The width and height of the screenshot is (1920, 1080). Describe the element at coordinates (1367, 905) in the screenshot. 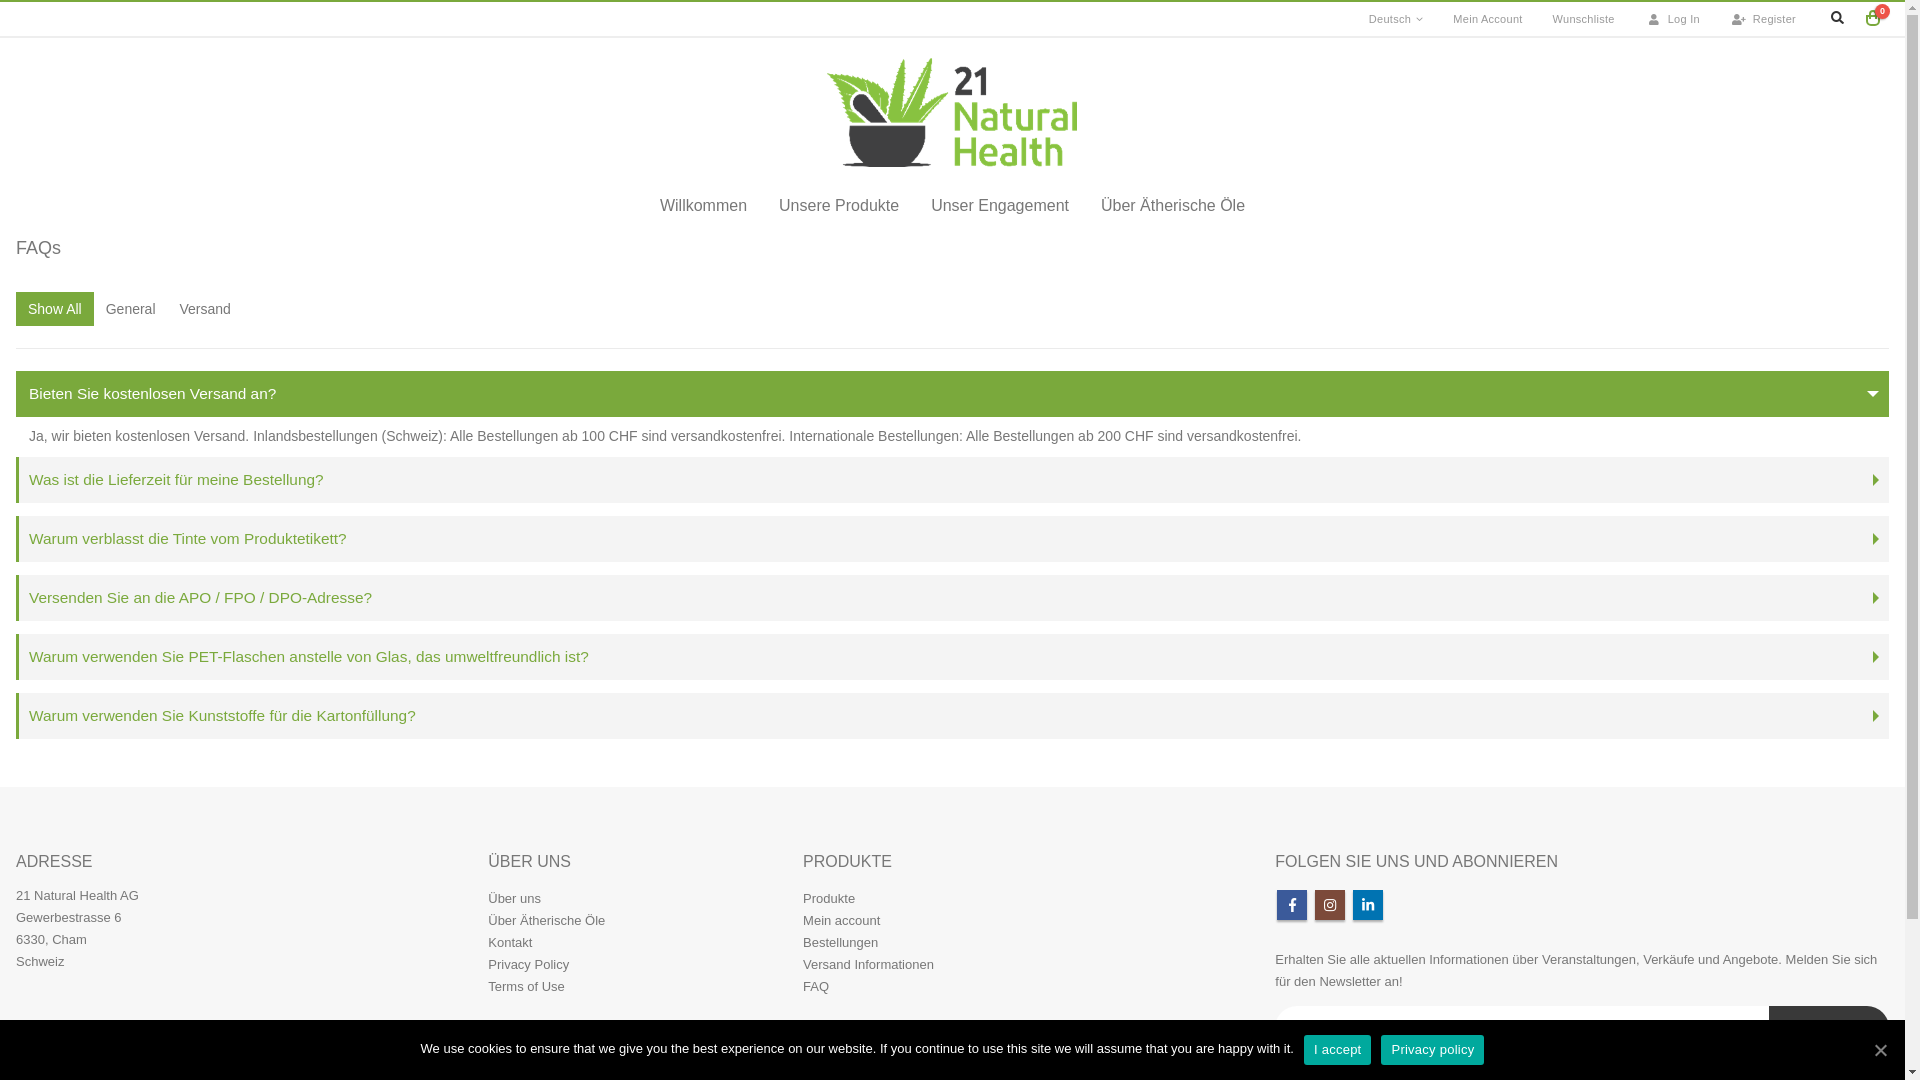

I see `'Linkedin'` at that location.